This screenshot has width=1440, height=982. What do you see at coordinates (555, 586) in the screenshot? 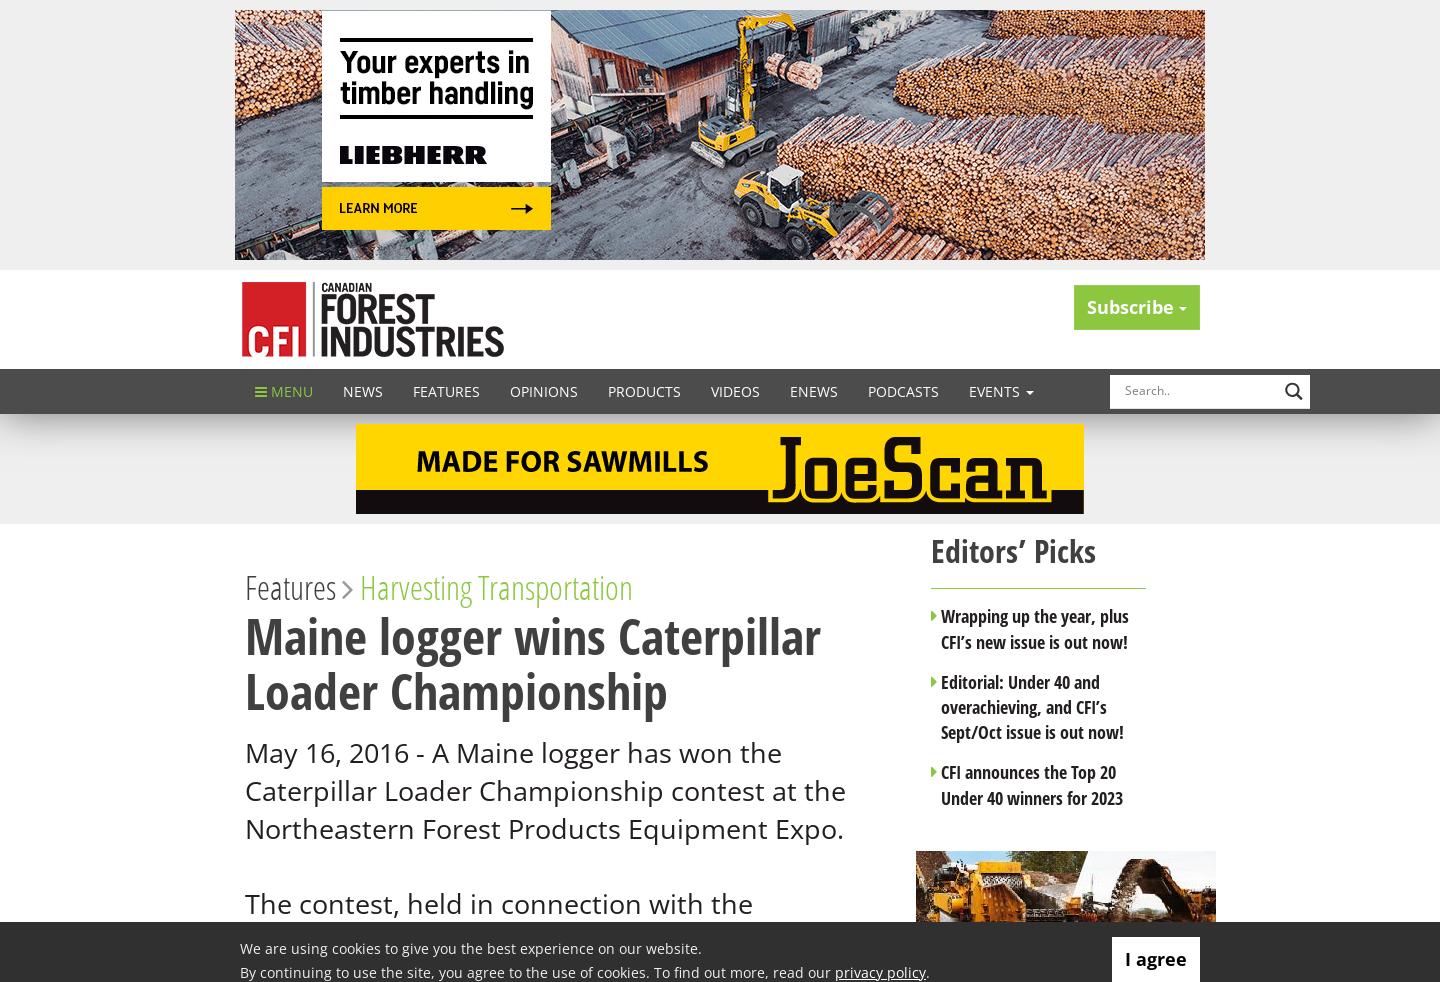
I see `'Transportation'` at bounding box center [555, 586].